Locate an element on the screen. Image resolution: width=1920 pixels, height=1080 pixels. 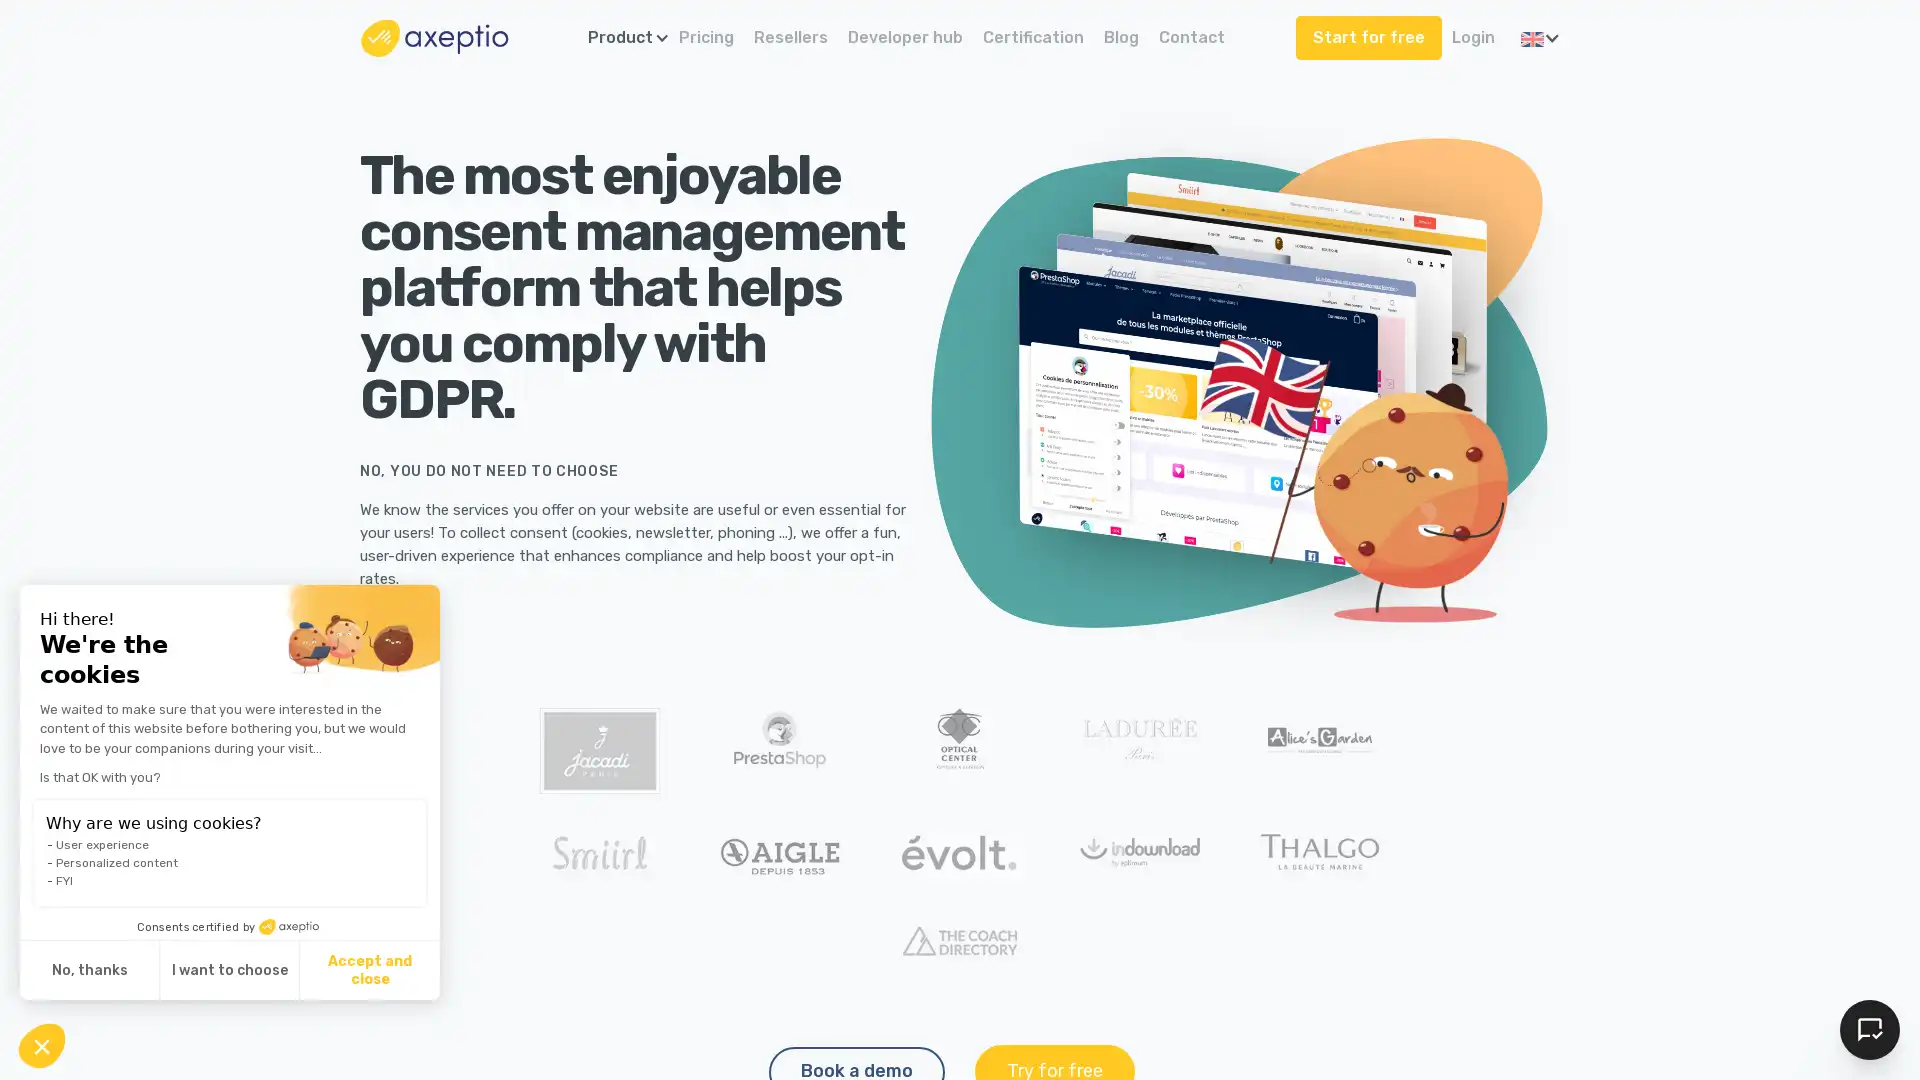
Accept Cookies is located at coordinates (1869, 1029).